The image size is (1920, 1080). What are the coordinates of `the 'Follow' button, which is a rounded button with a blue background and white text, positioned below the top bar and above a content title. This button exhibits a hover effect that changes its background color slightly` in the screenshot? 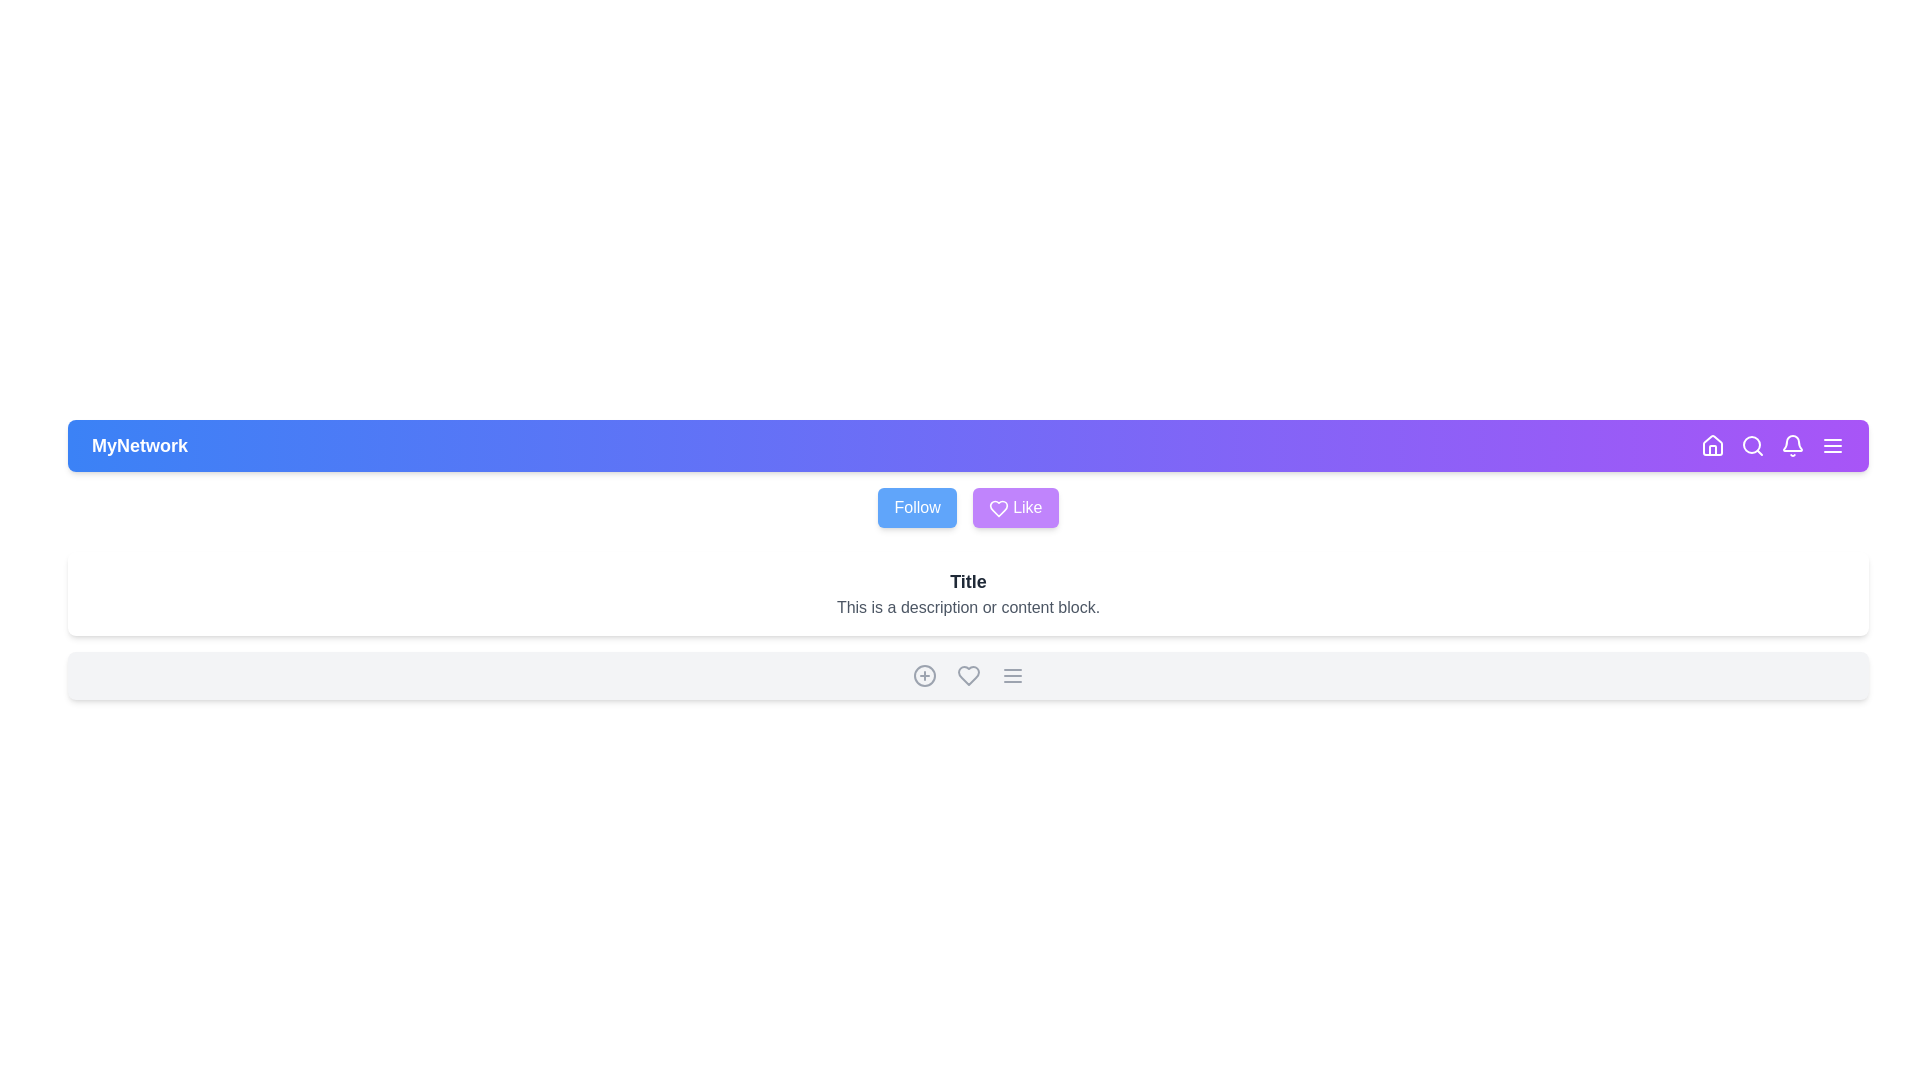 It's located at (916, 507).